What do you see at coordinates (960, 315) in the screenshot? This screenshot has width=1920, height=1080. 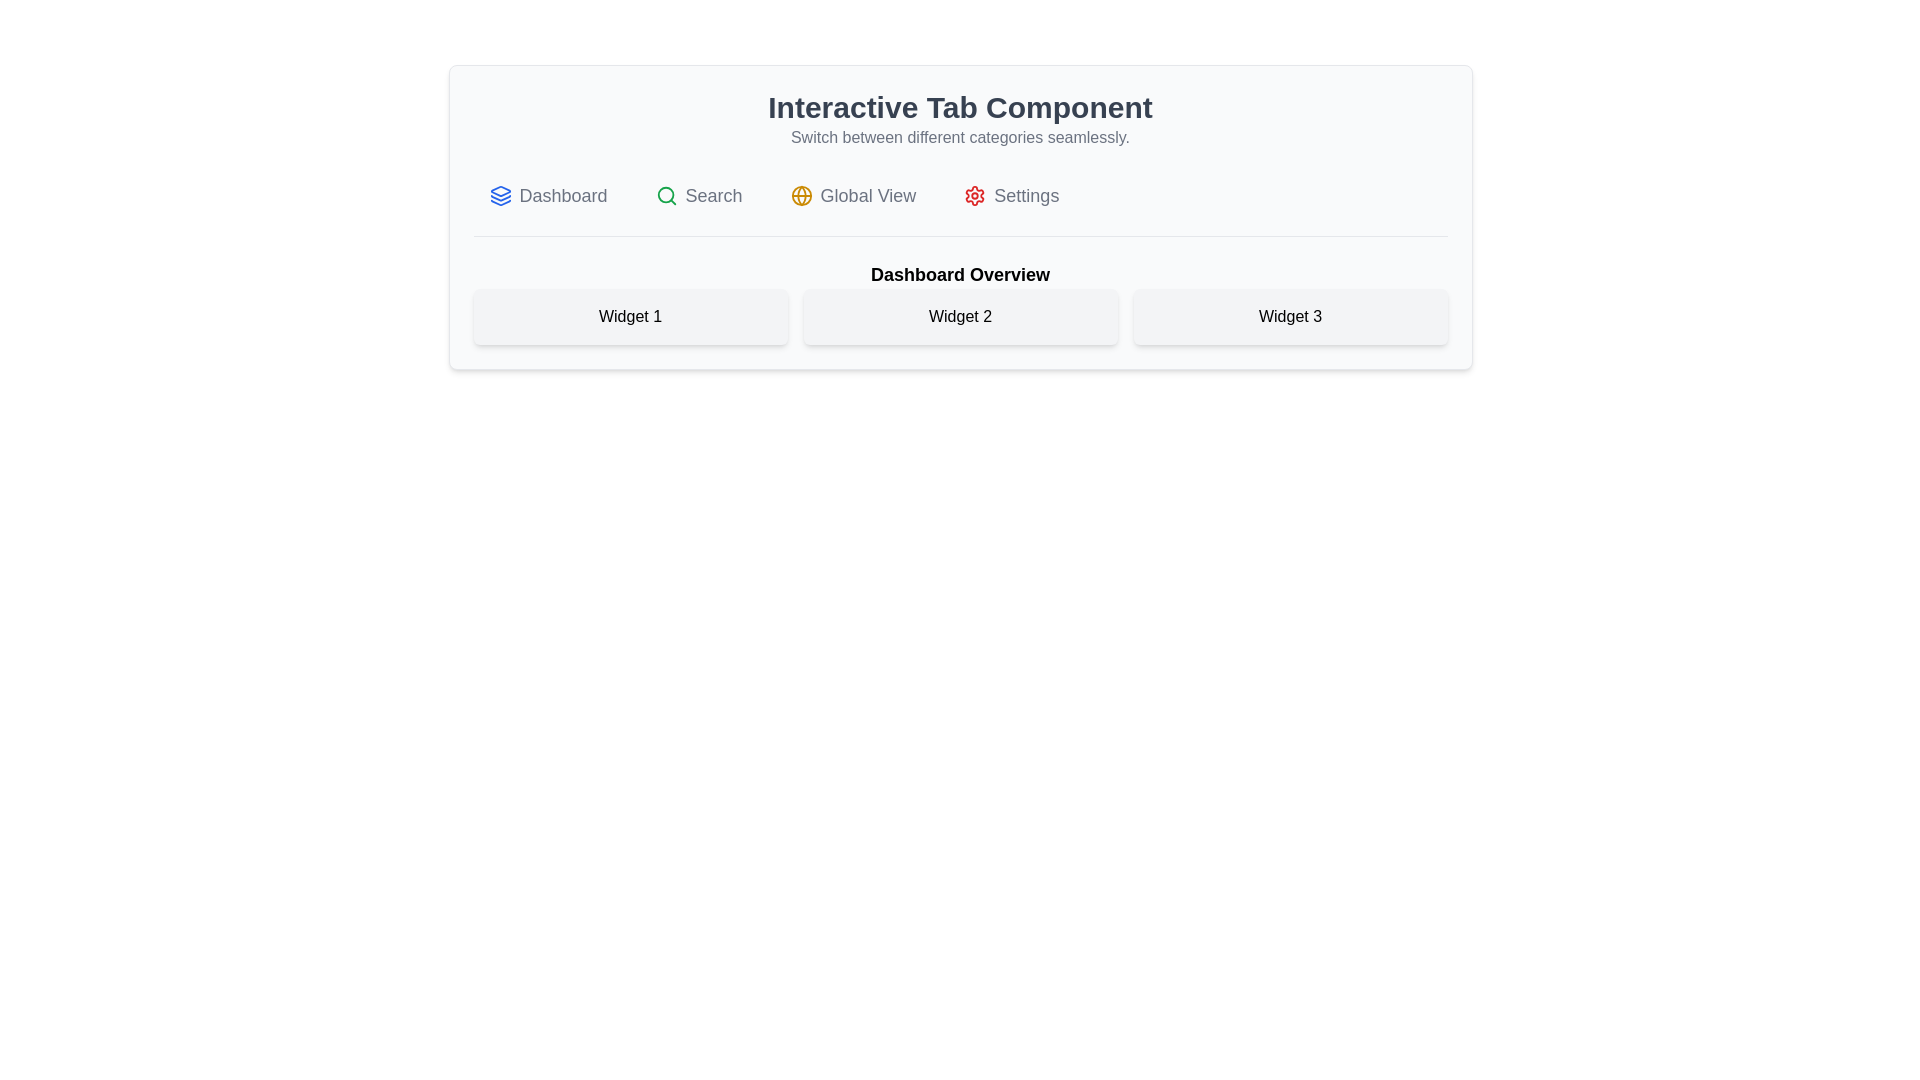 I see `the static textual display box labeled 'Widget 2' which is centered between 'Widget 1' and 'Widget 3' in a three-column layout` at bounding box center [960, 315].